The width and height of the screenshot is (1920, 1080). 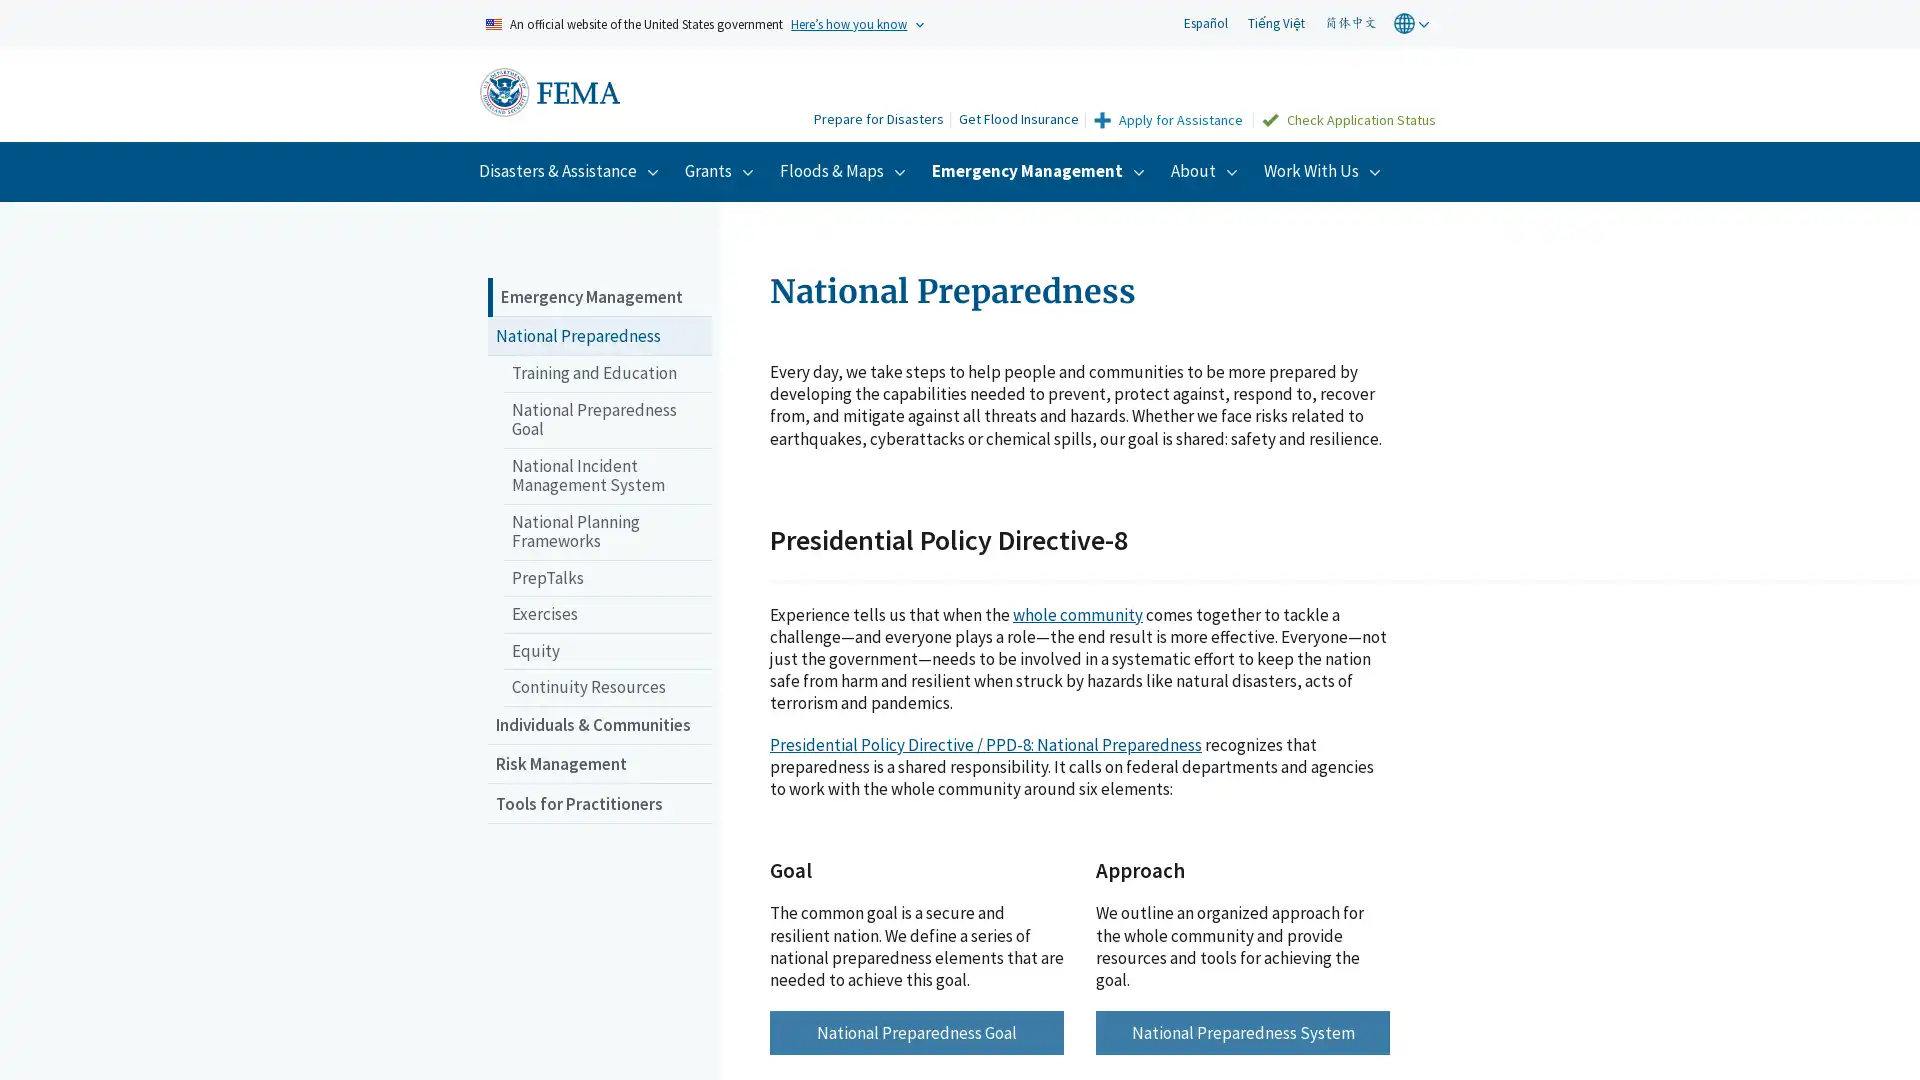 I want to click on Floods & Maps, so click(x=845, y=169).